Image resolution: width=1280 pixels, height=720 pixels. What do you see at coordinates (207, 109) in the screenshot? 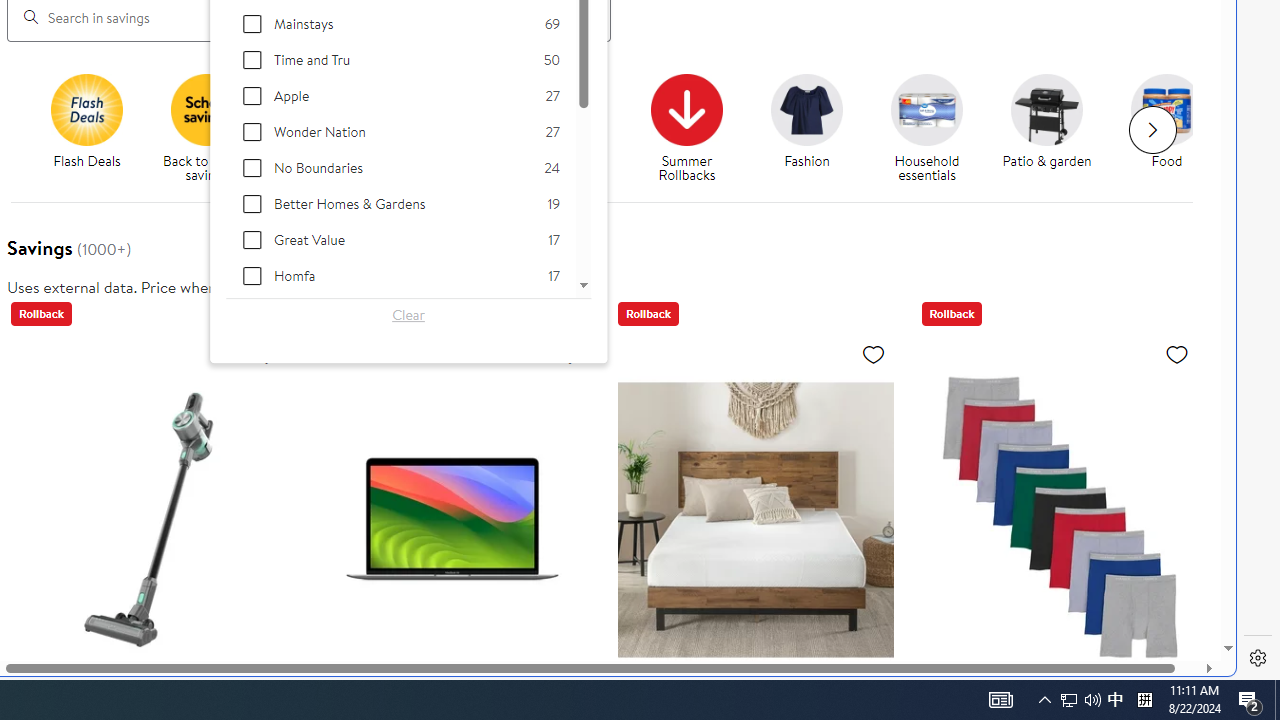
I see `'Back to School savings'` at bounding box center [207, 109].